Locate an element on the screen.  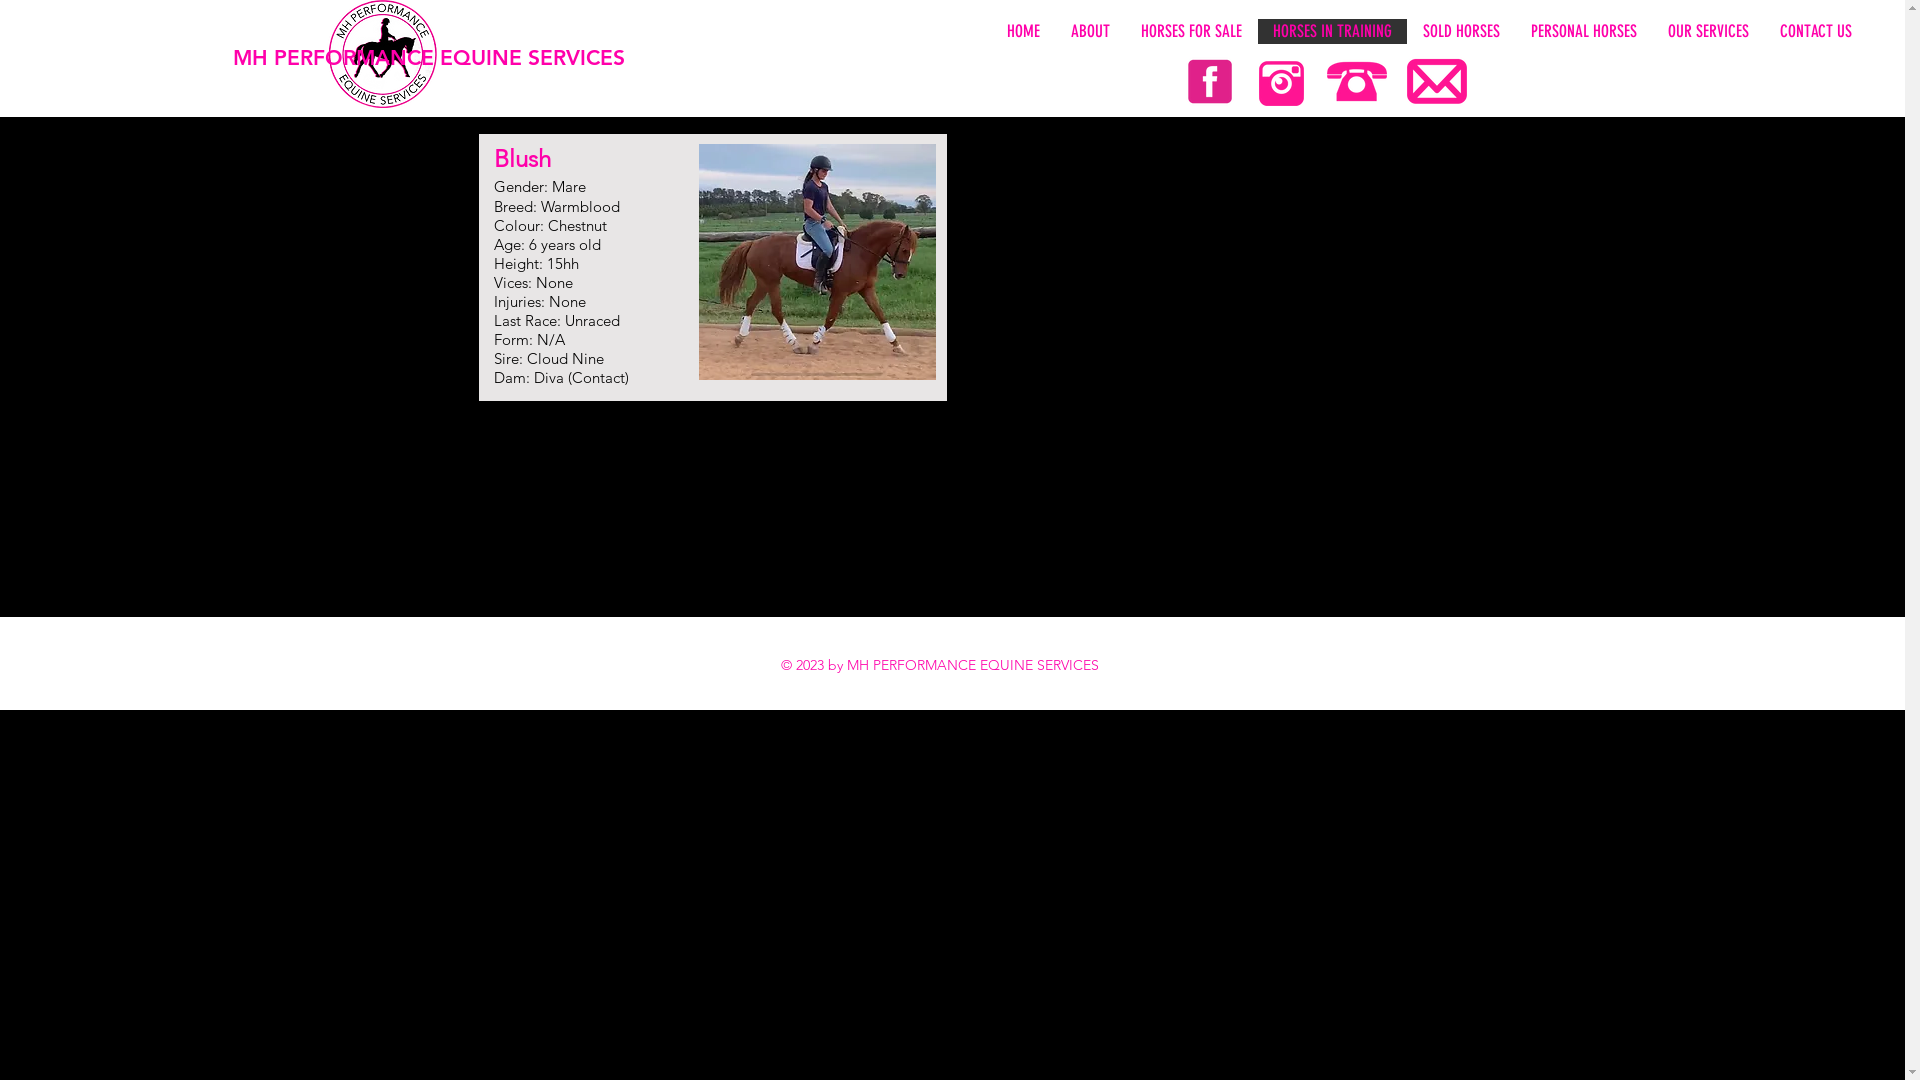
'SOLD HORSES' is located at coordinates (1460, 31).